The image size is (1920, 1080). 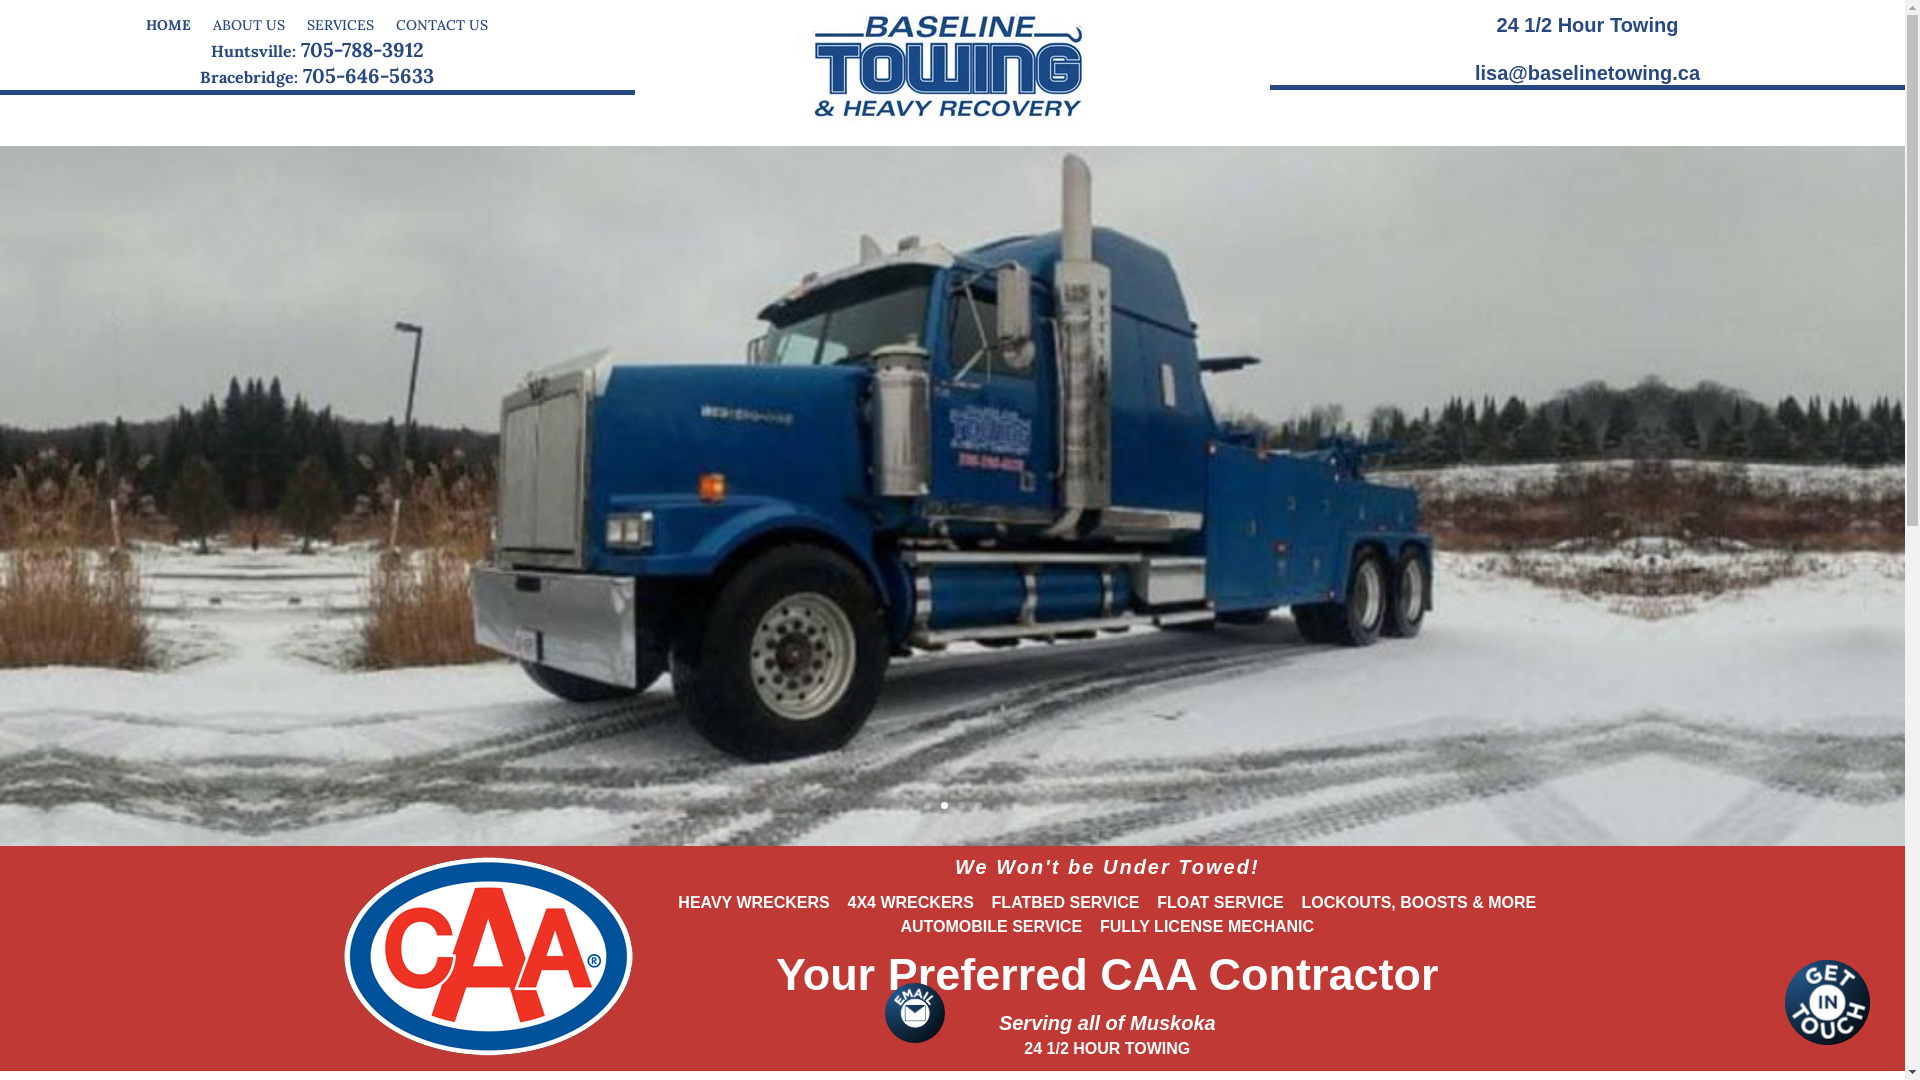 What do you see at coordinates (942, 804) in the screenshot?
I see `'2'` at bounding box center [942, 804].